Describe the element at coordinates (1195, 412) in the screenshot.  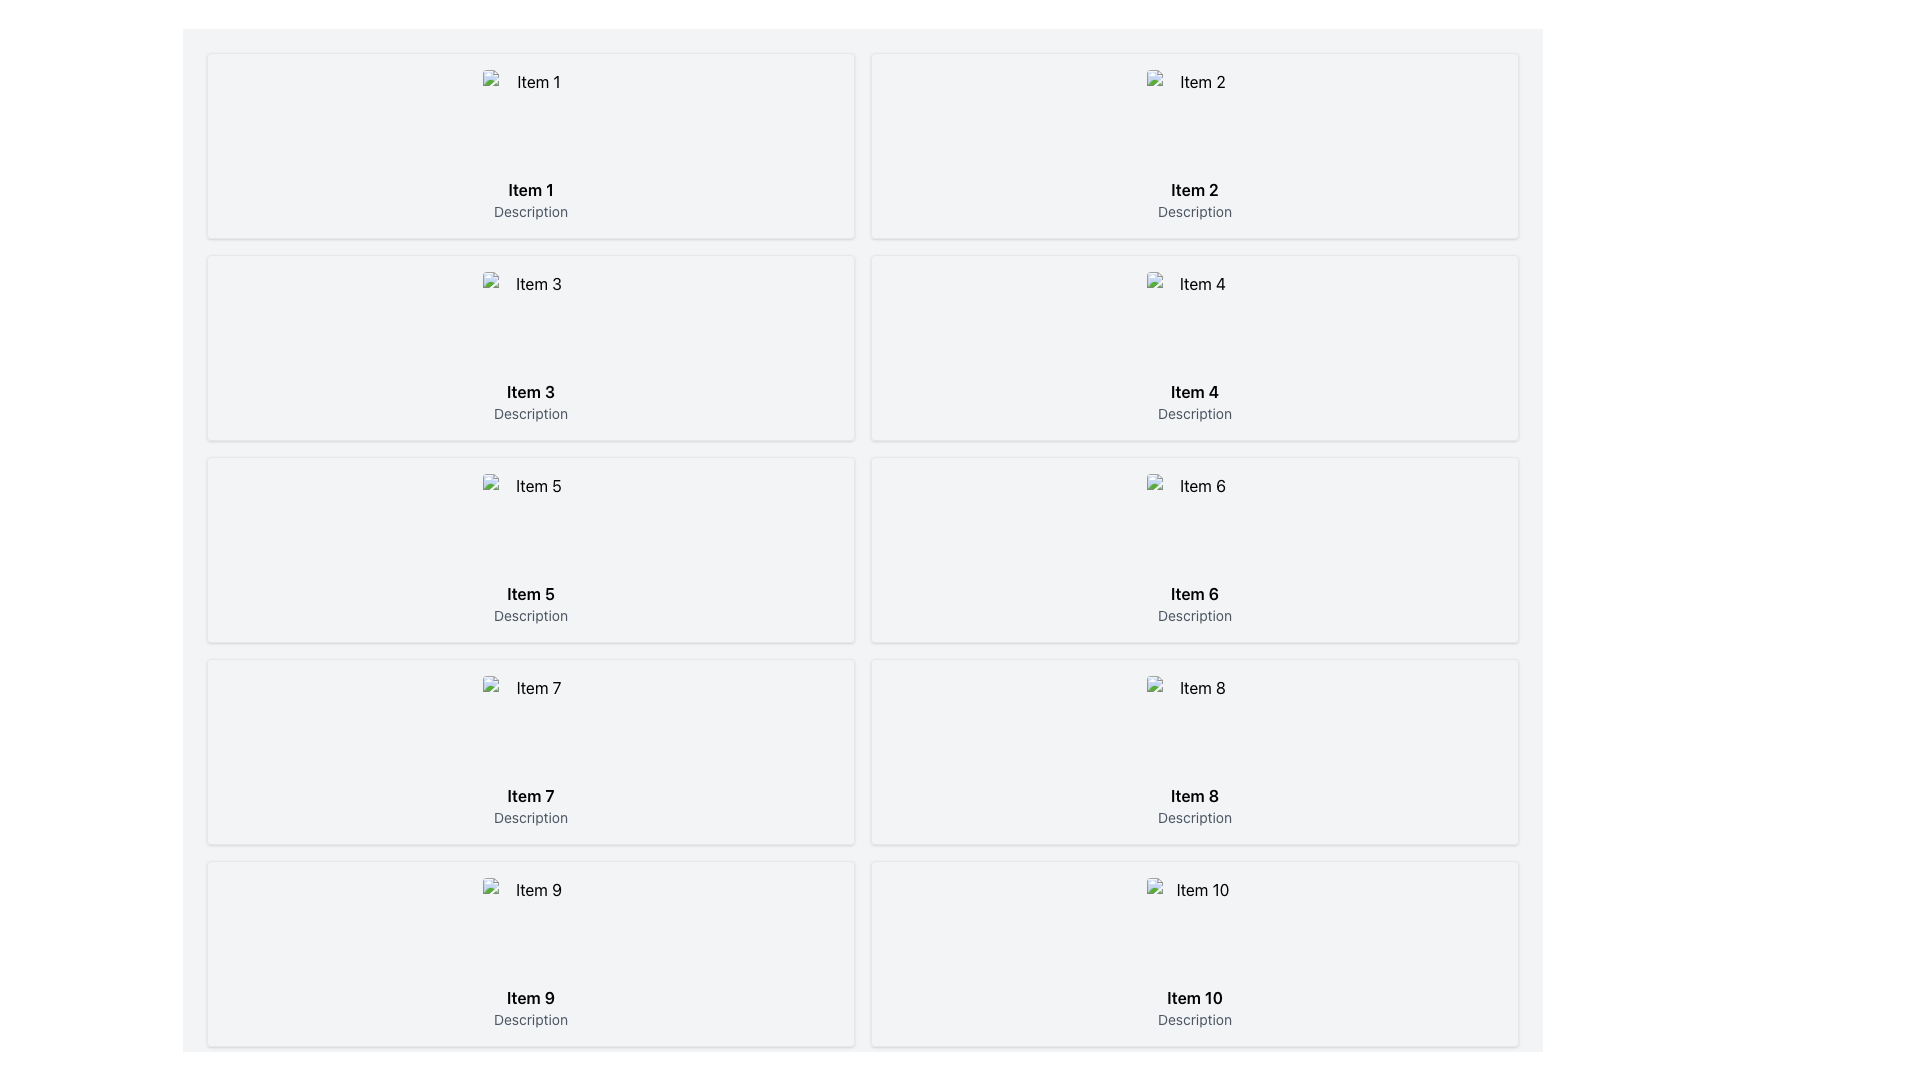
I see `the text label displaying 'Description' located beneath the title 'Item 4' in the fourth item card` at that location.